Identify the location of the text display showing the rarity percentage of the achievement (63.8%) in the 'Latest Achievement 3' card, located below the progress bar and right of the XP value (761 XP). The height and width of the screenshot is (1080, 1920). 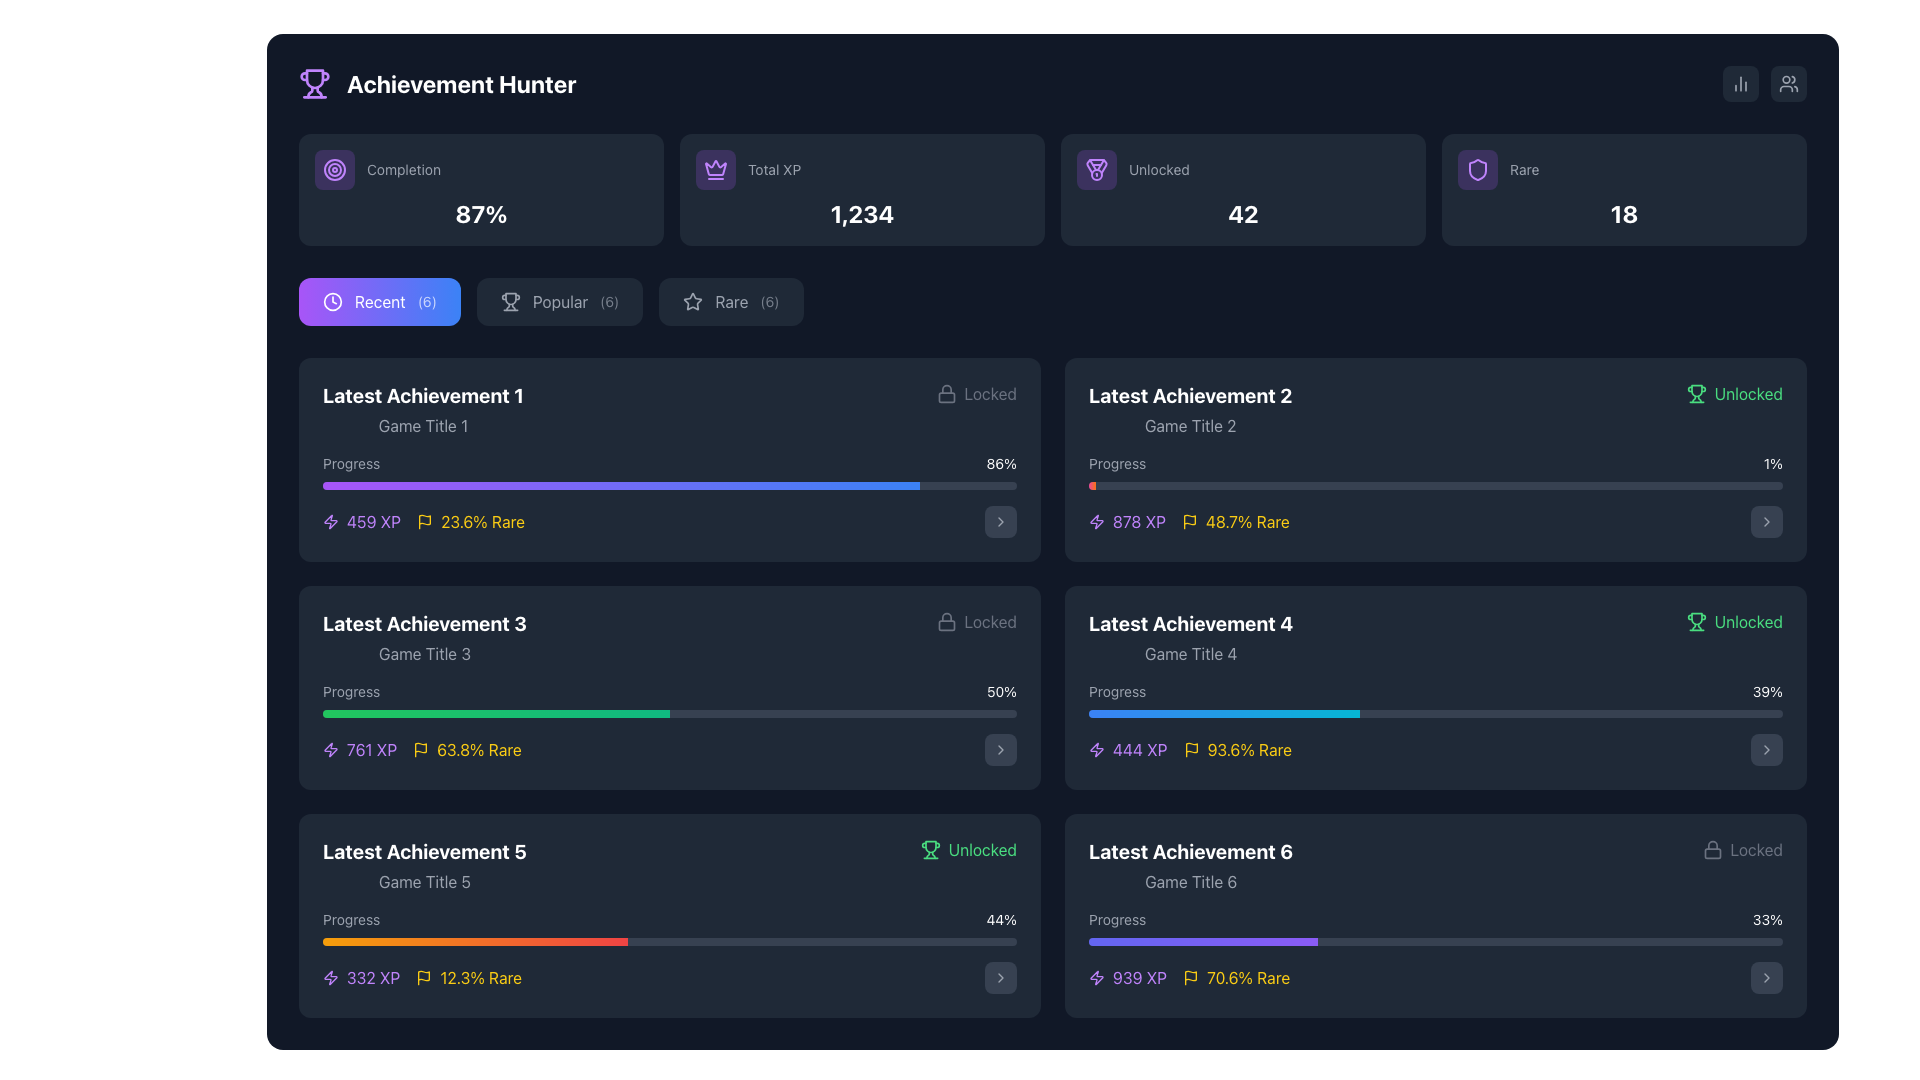
(478, 749).